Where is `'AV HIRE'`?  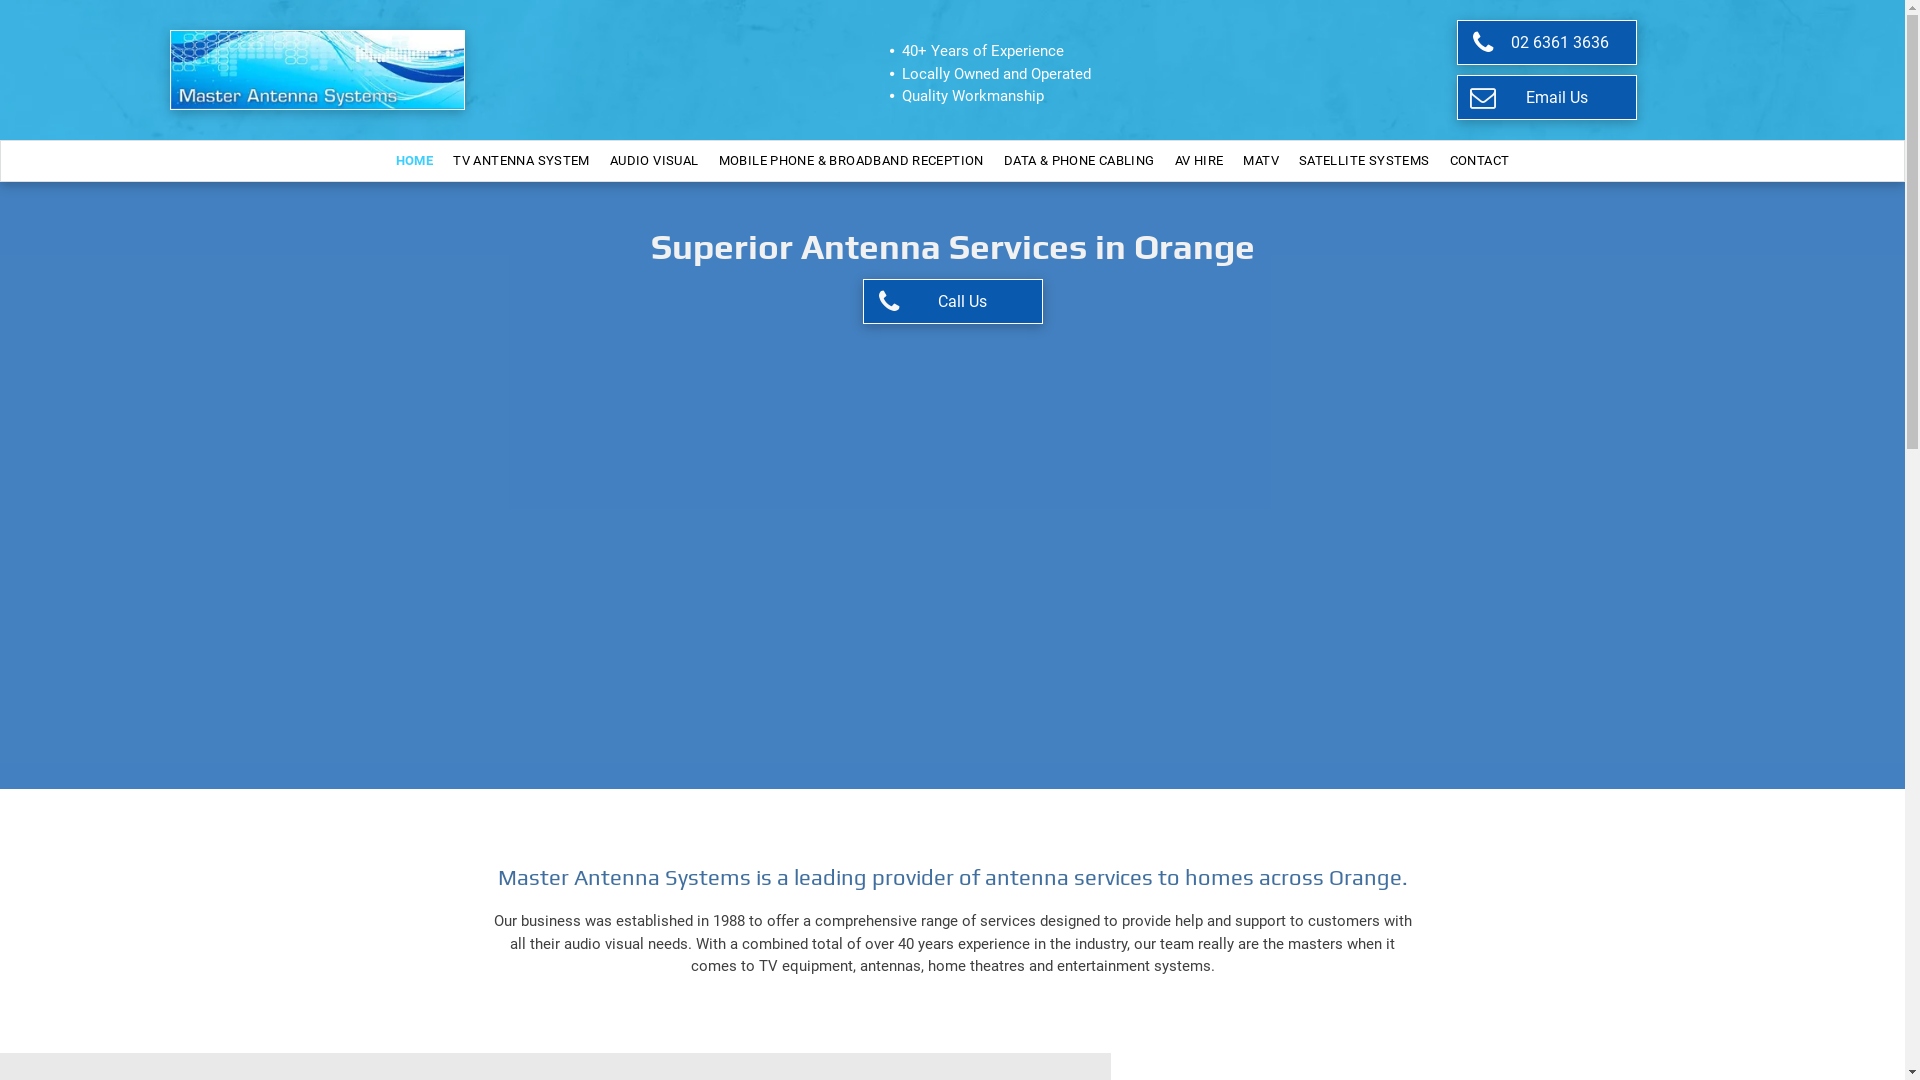
'AV HIRE' is located at coordinates (1199, 160).